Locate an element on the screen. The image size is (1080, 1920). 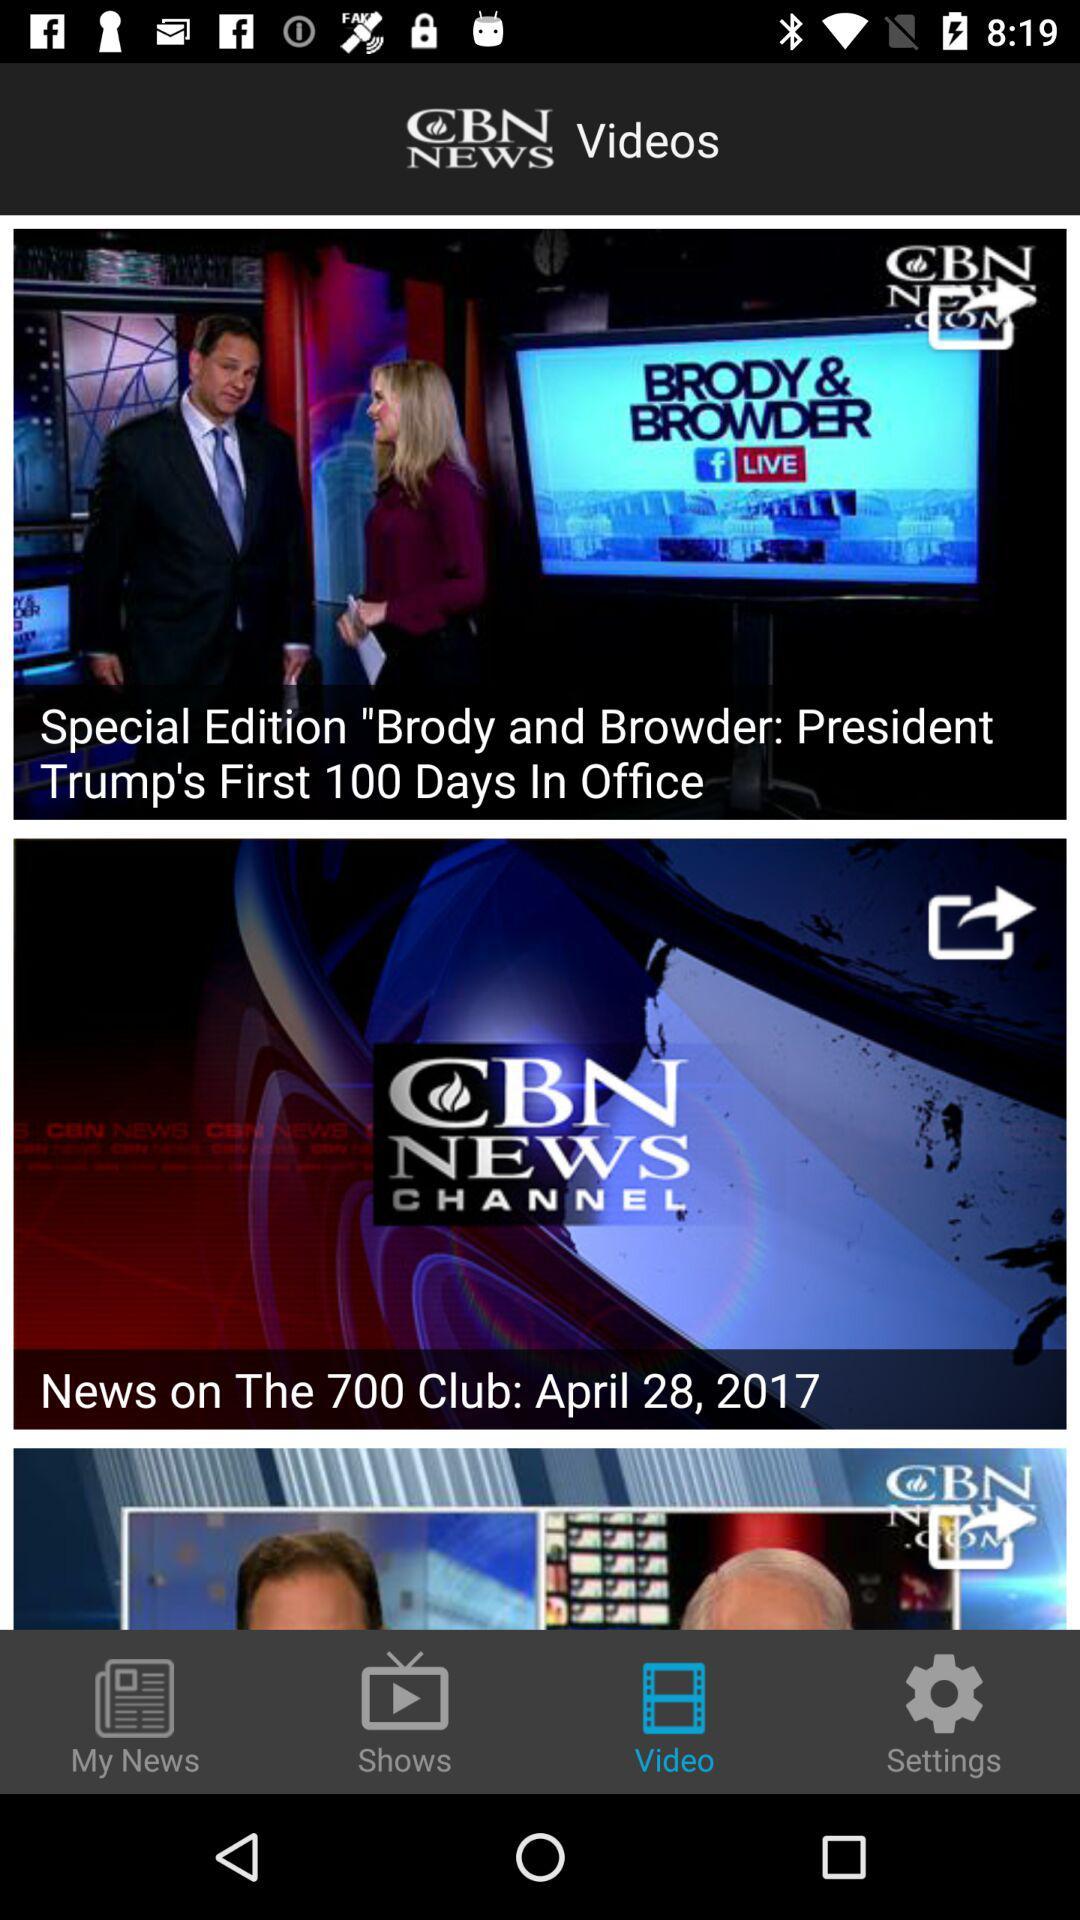
news article link is located at coordinates (540, 1538).